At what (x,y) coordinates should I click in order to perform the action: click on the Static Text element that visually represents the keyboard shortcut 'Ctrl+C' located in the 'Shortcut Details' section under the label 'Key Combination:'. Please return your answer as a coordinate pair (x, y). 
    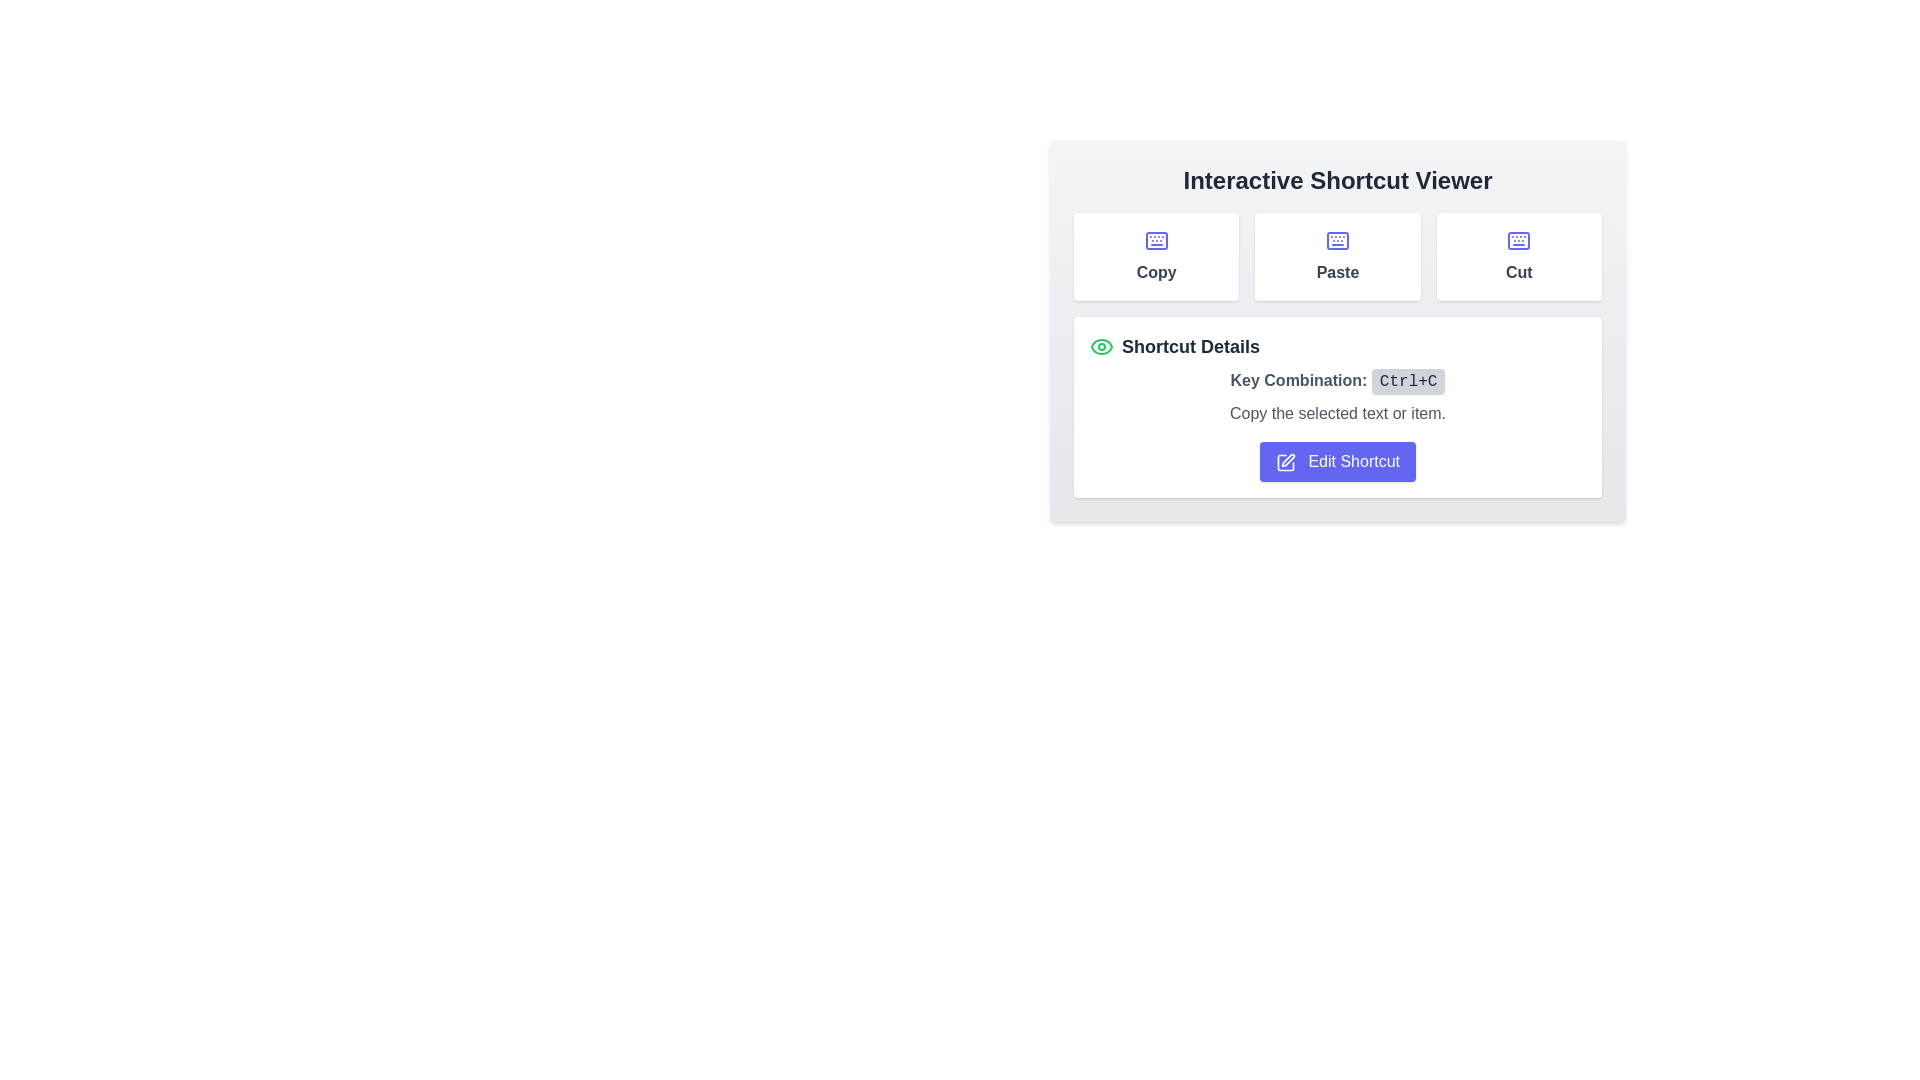
    Looking at the image, I should click on (1407, 381).